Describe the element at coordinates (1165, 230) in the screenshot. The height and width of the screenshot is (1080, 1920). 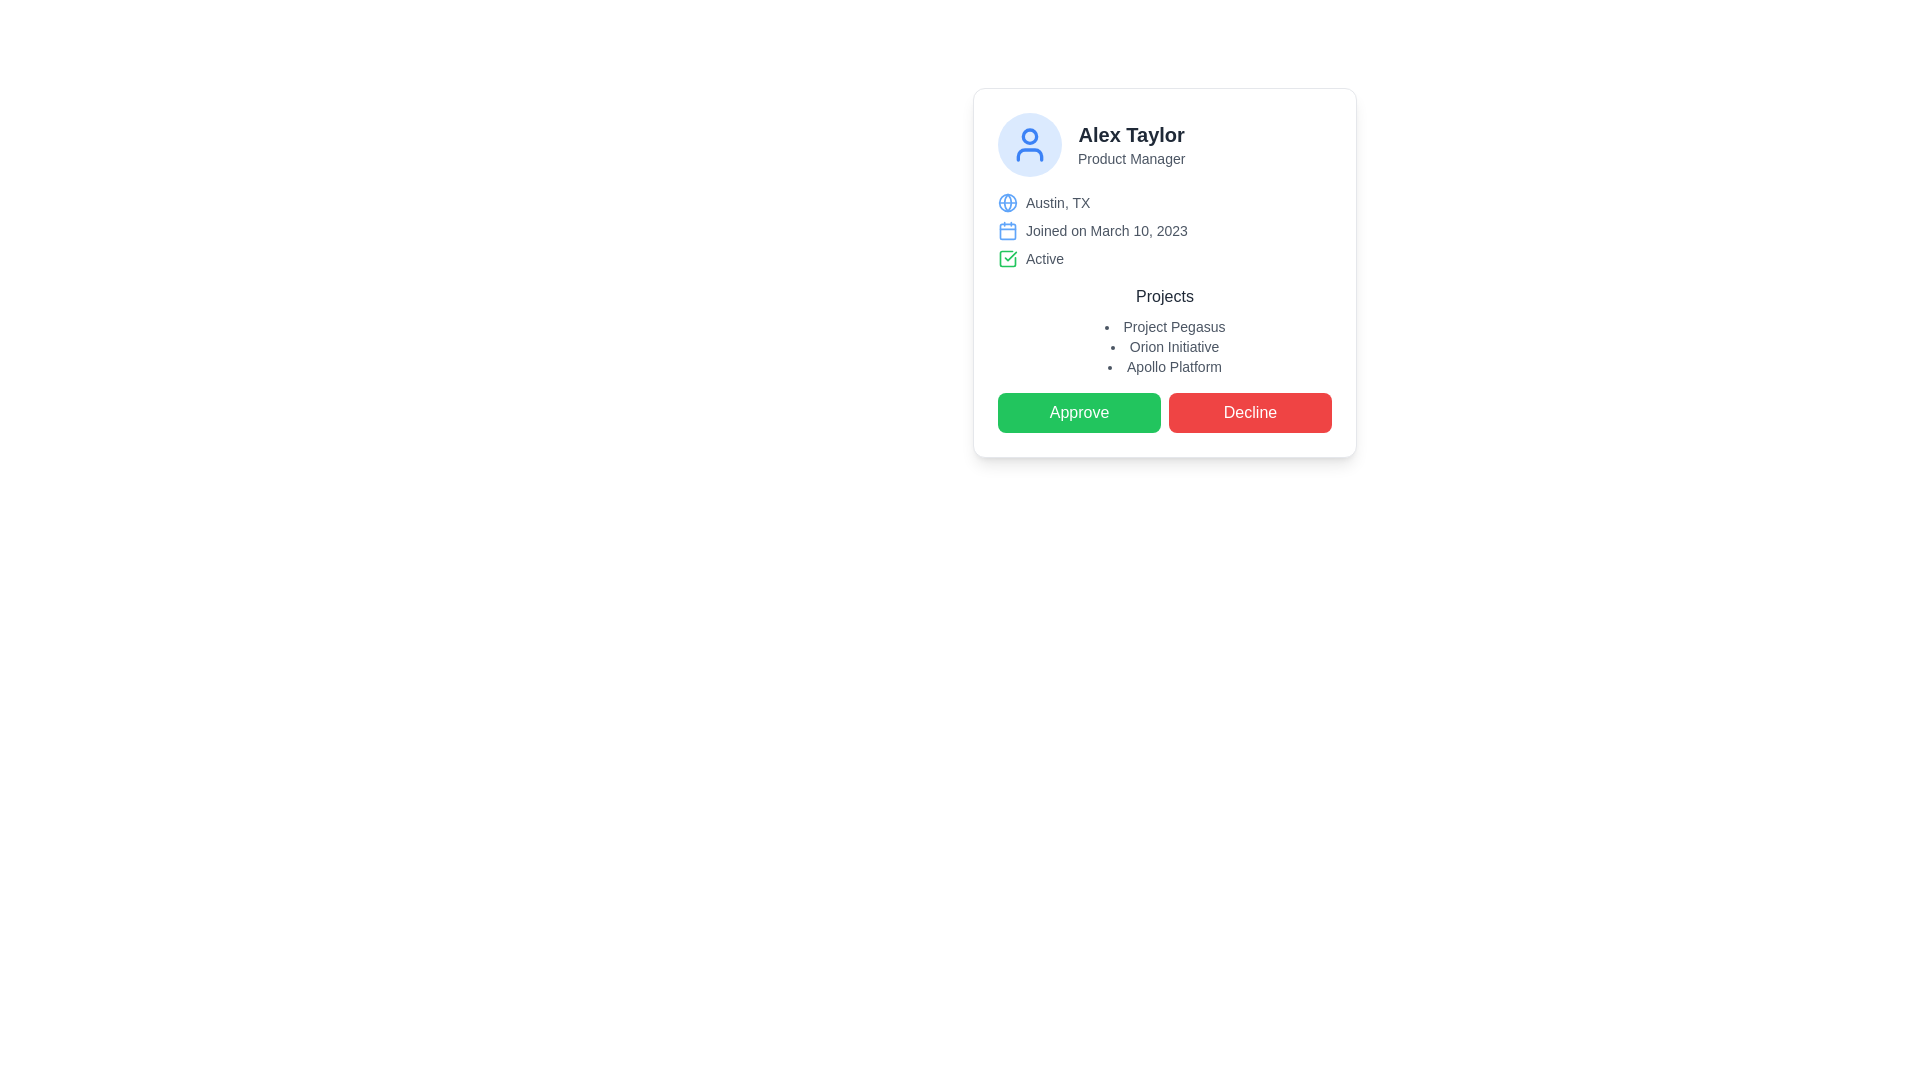
I see `the informational text element regarding the date the individual joined, located in the profile card between 'Austin, TX' and 'Active'` at that location.